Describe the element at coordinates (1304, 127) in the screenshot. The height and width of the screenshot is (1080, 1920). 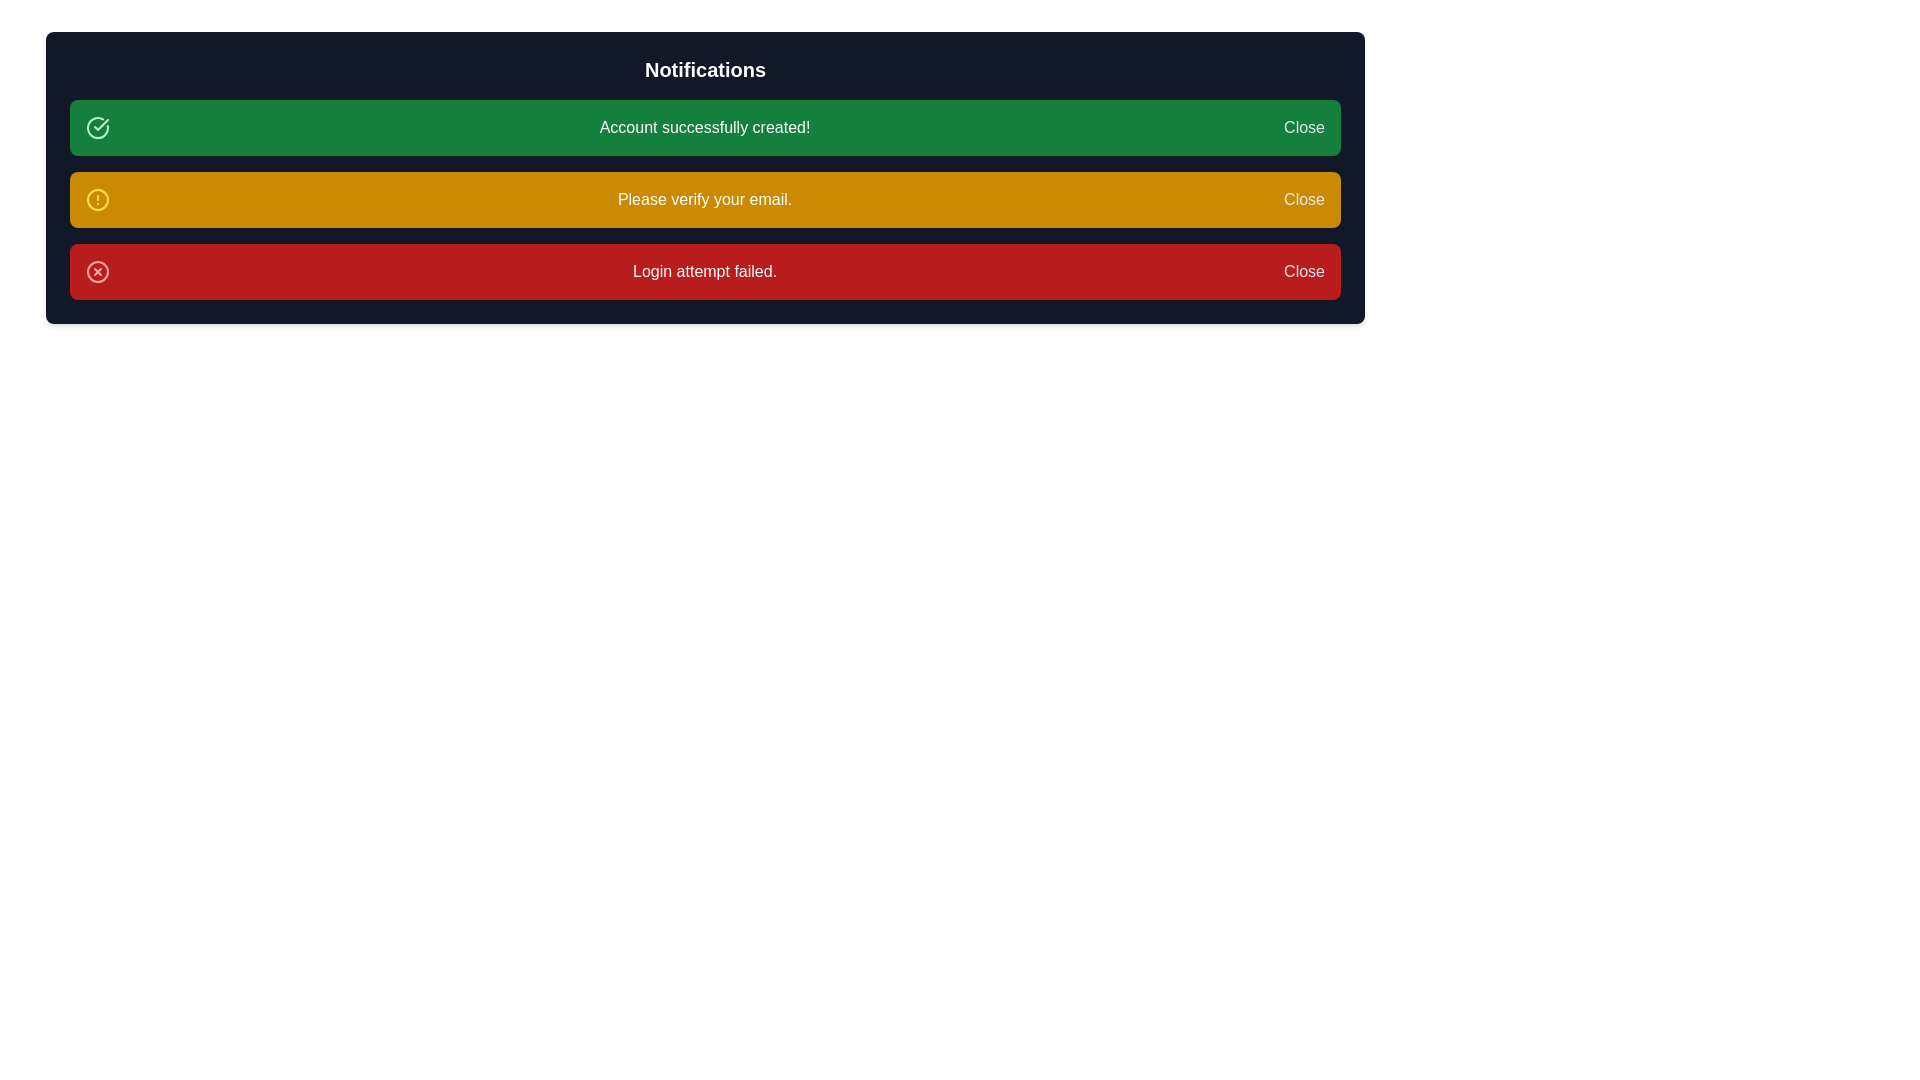
I see `the 'Close' button located in the rightmost edge of the green notification bar` at that location.